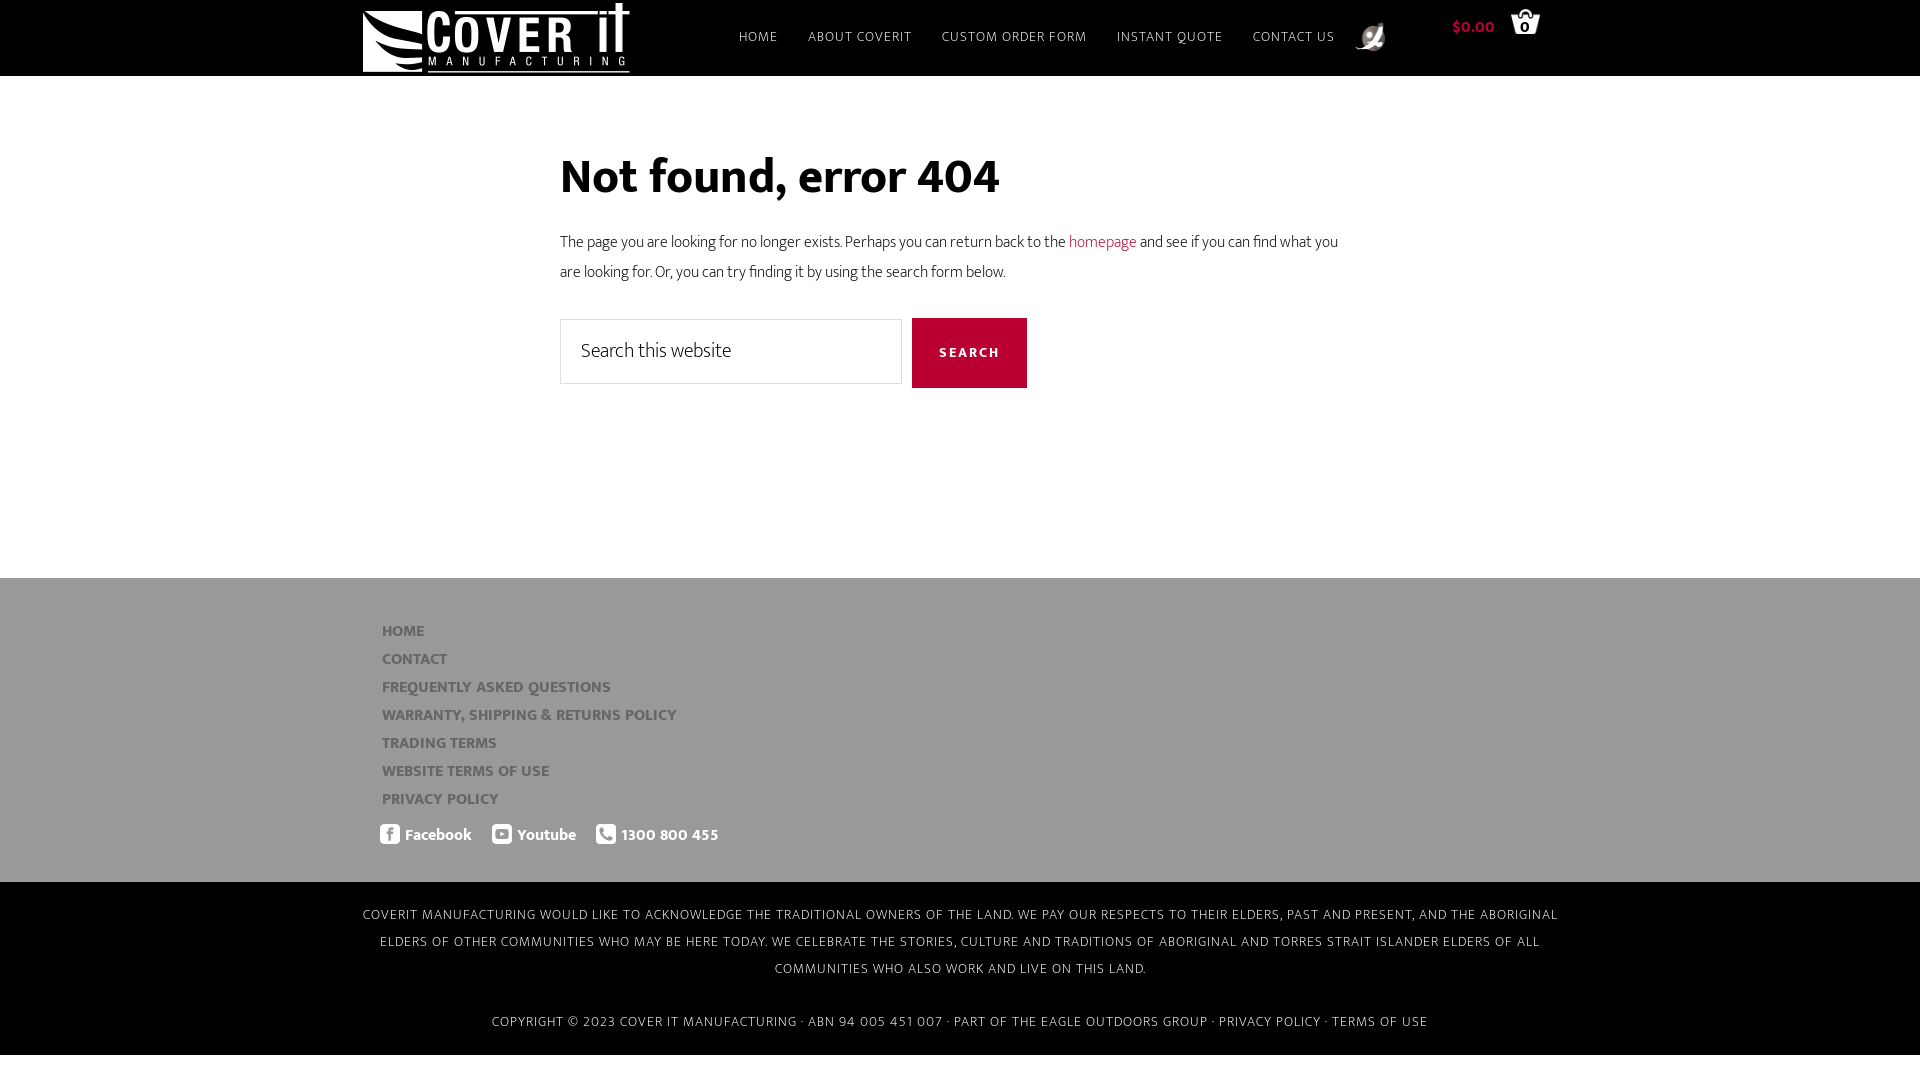 The image size is (1920, 1080). What do you see at coordinates (859, 38) in the screenshot?
I see `'ABOUT COVERIT'` at bounding box center [859, 38].